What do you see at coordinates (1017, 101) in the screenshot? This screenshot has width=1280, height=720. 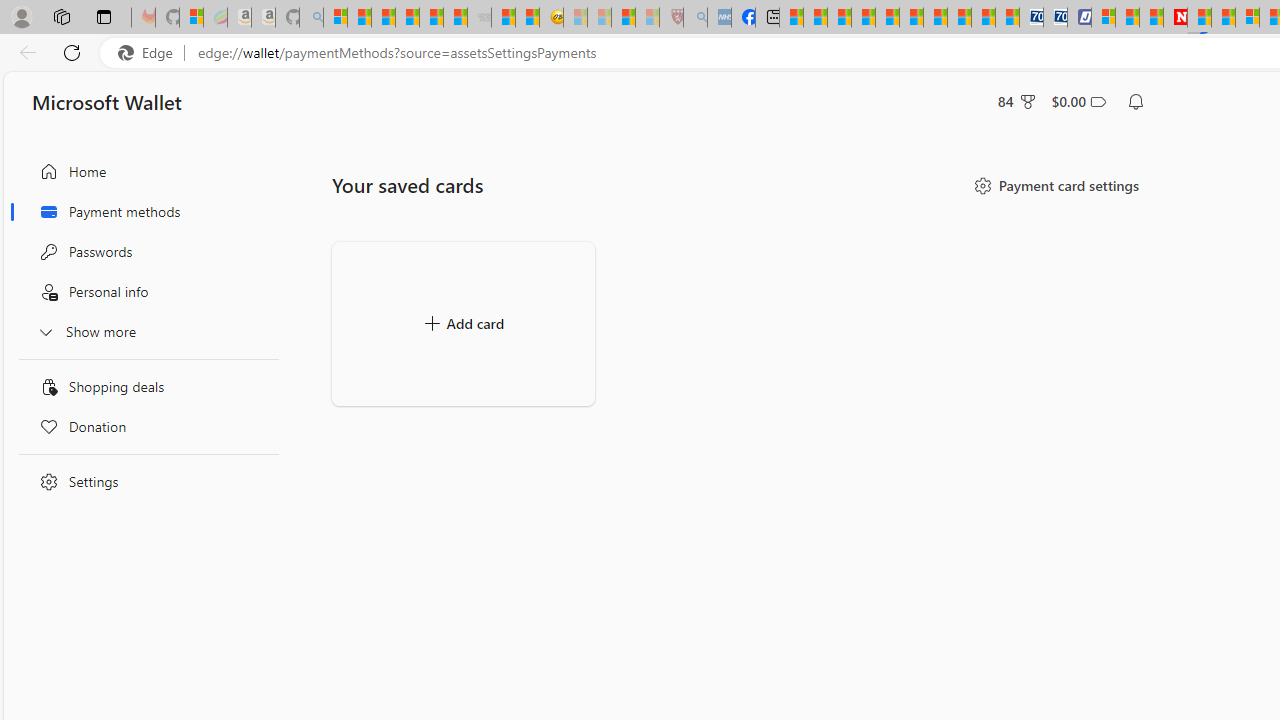 I see `'Microsoft Rewards - 84 points'` at bounding box center [1017, 101].